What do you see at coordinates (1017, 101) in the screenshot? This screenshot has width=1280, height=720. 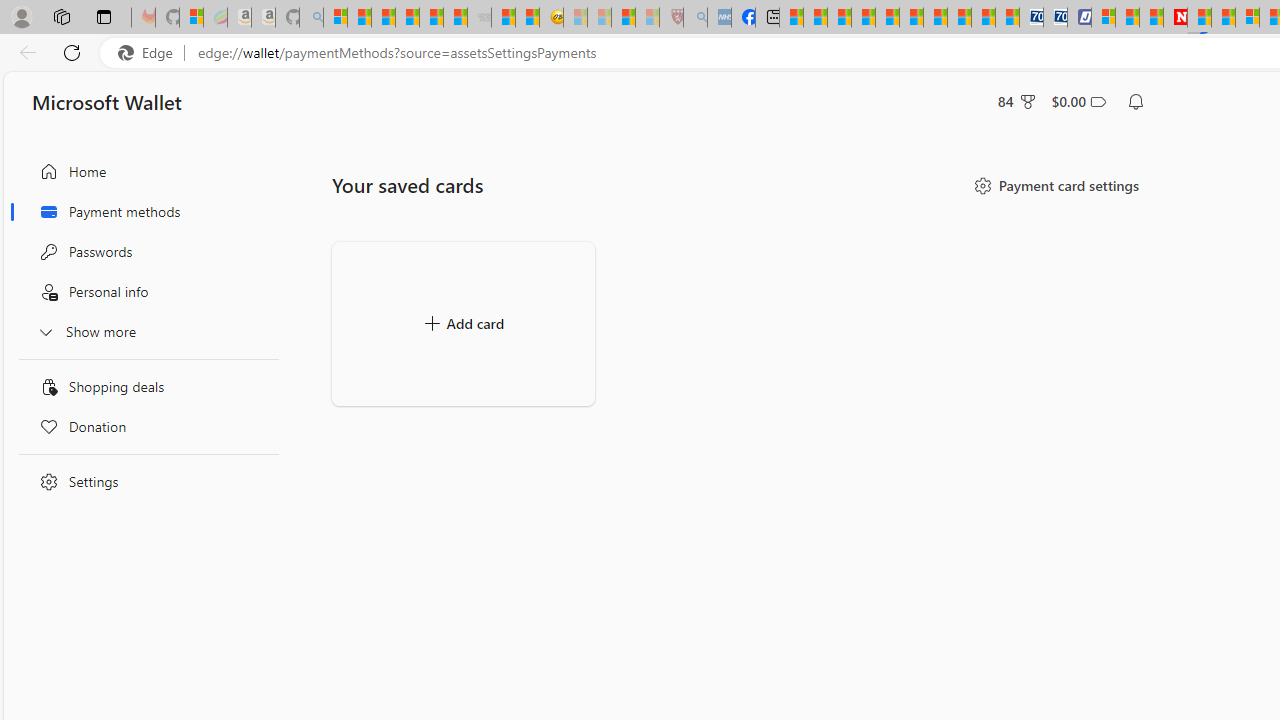 I see `'Microsoft Rewards - 84 points'` at bounding box center [1017, 101].